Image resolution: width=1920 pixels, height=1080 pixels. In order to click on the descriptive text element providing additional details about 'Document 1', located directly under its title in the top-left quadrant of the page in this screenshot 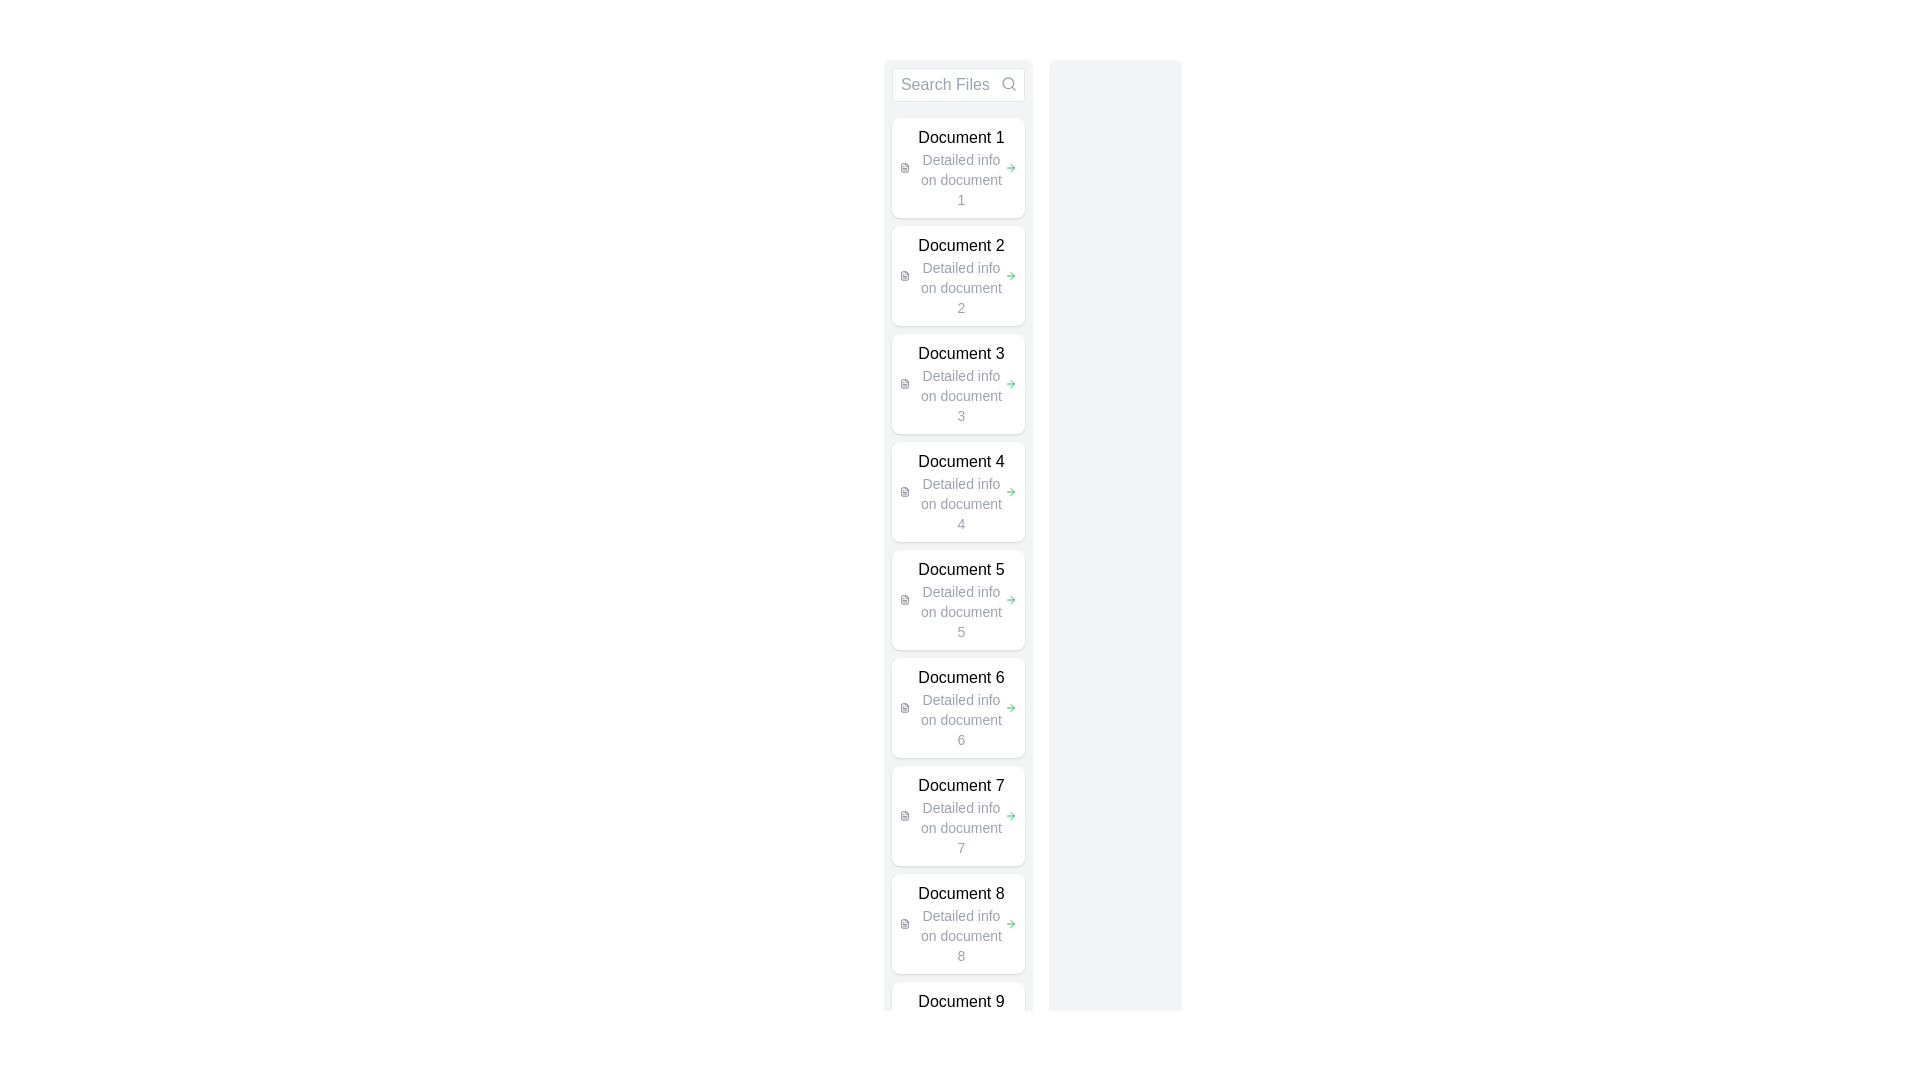, I will do `click(961, 180)`.